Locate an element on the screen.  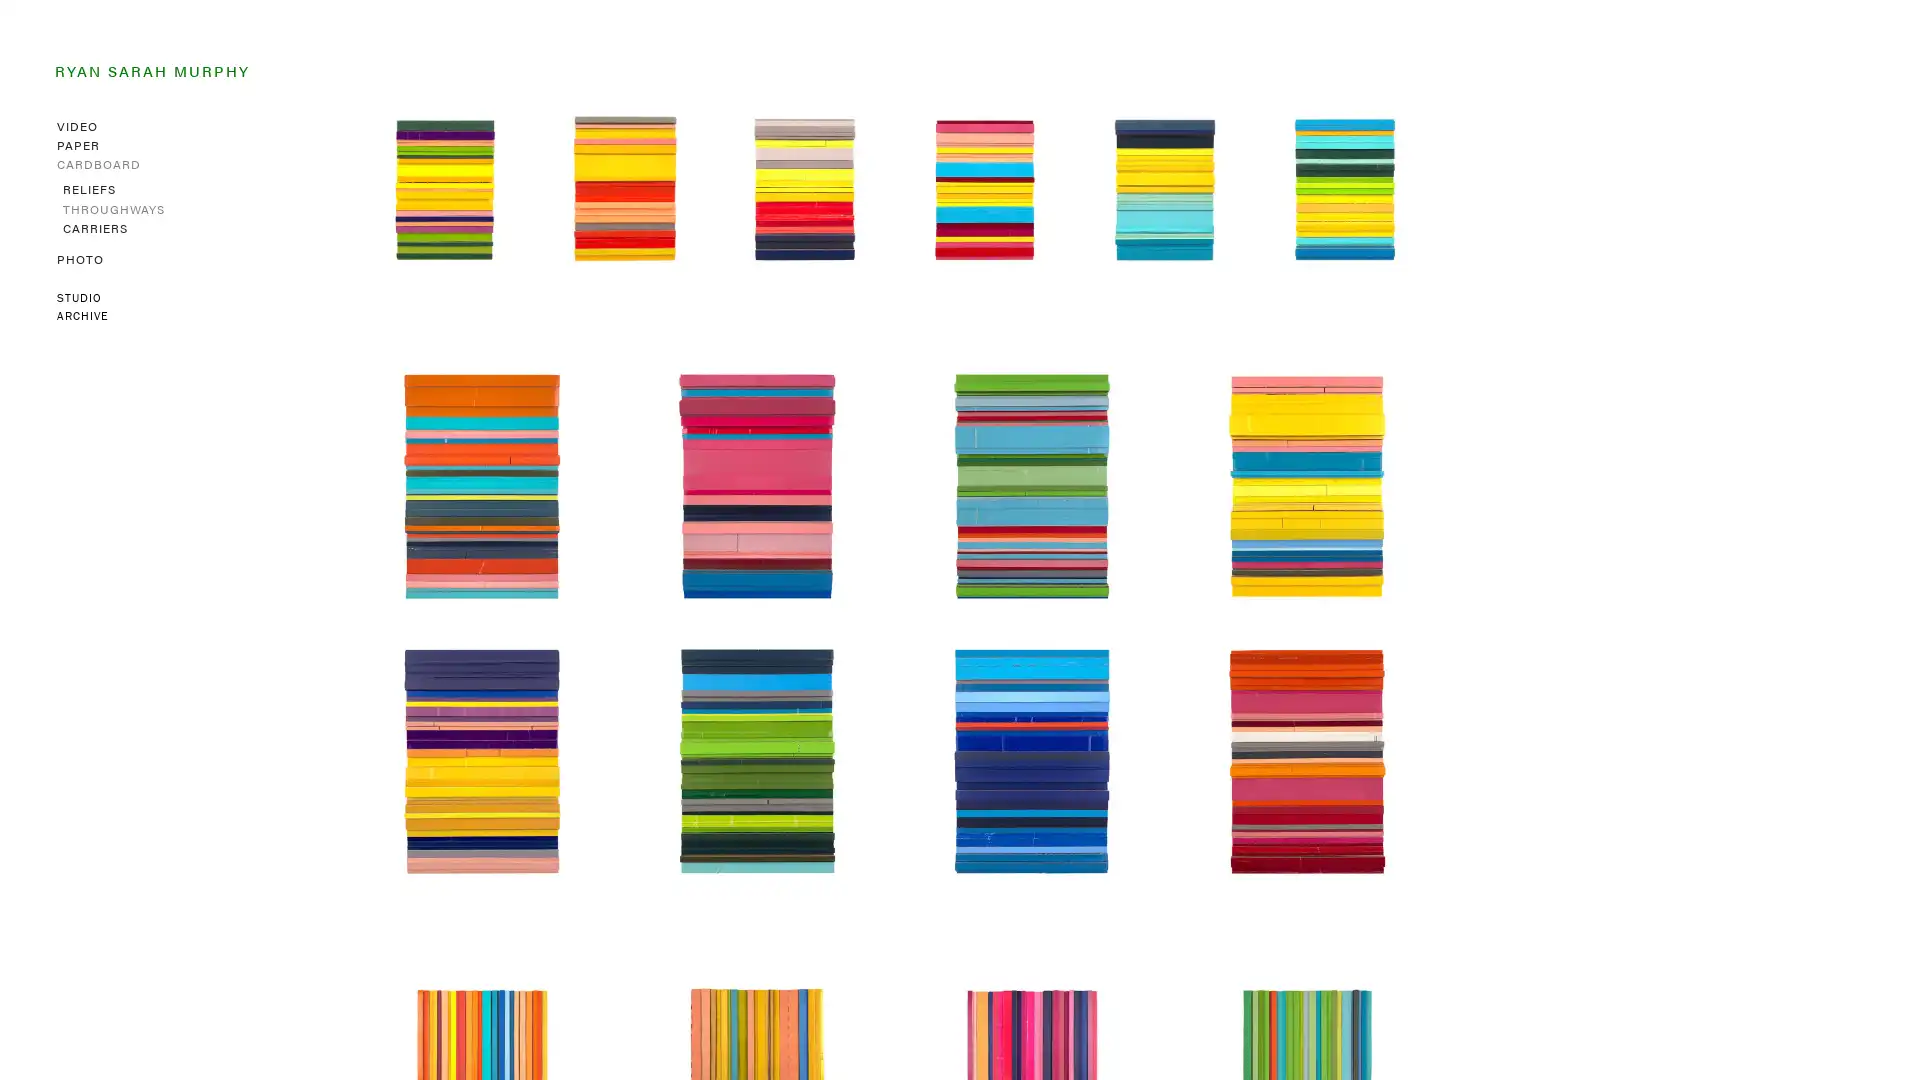
View fullsize Throughway - Lime (Phase) , 2020 Unpainted cardboard and glue on Arches paper 11 x 7.5 inches is located at coordinates (1032, 486).